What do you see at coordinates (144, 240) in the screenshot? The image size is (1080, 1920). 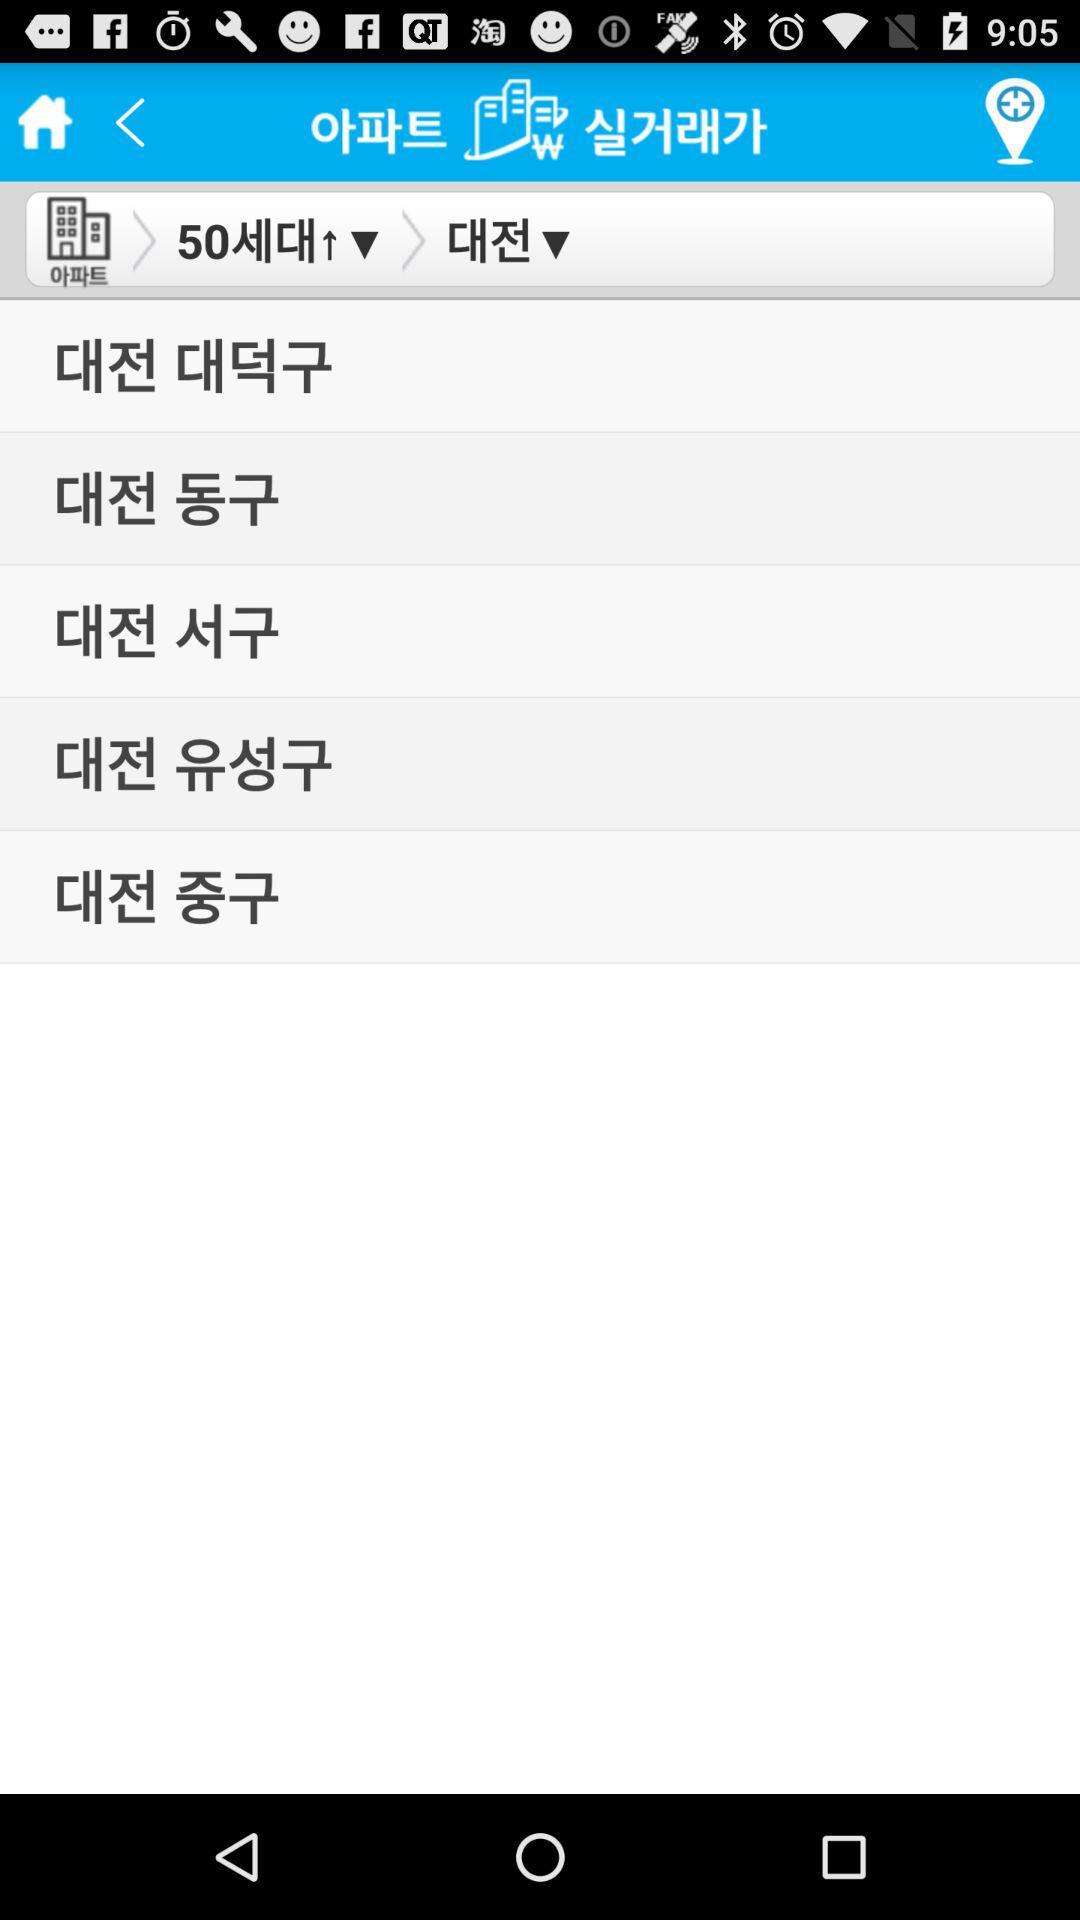 I see `arrow button beside 50` at bounding box center [144, 240].